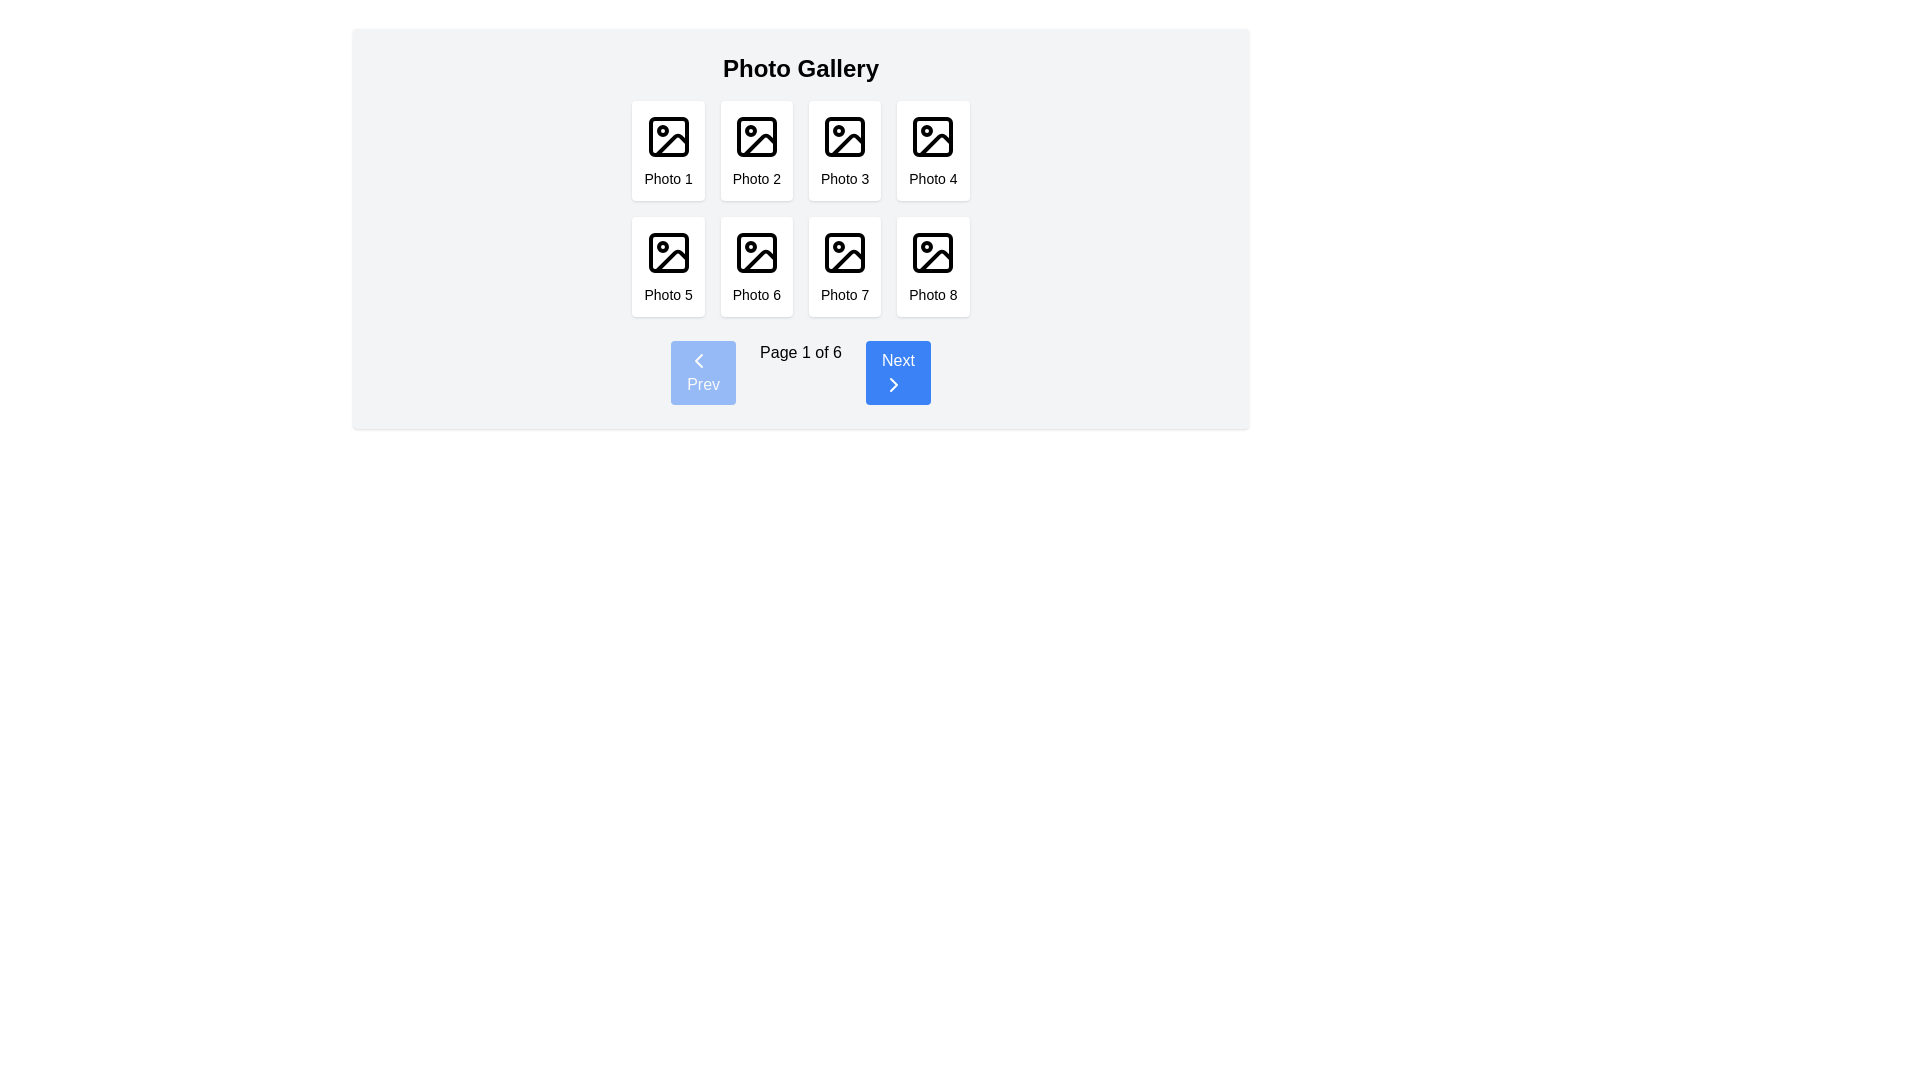 This screenshot has height=1080, width=1920. I want to click on the SVG rectangle shape that is part of the photo icon for 'Photo 2' in the second item of the image grid, so click(755, 136).